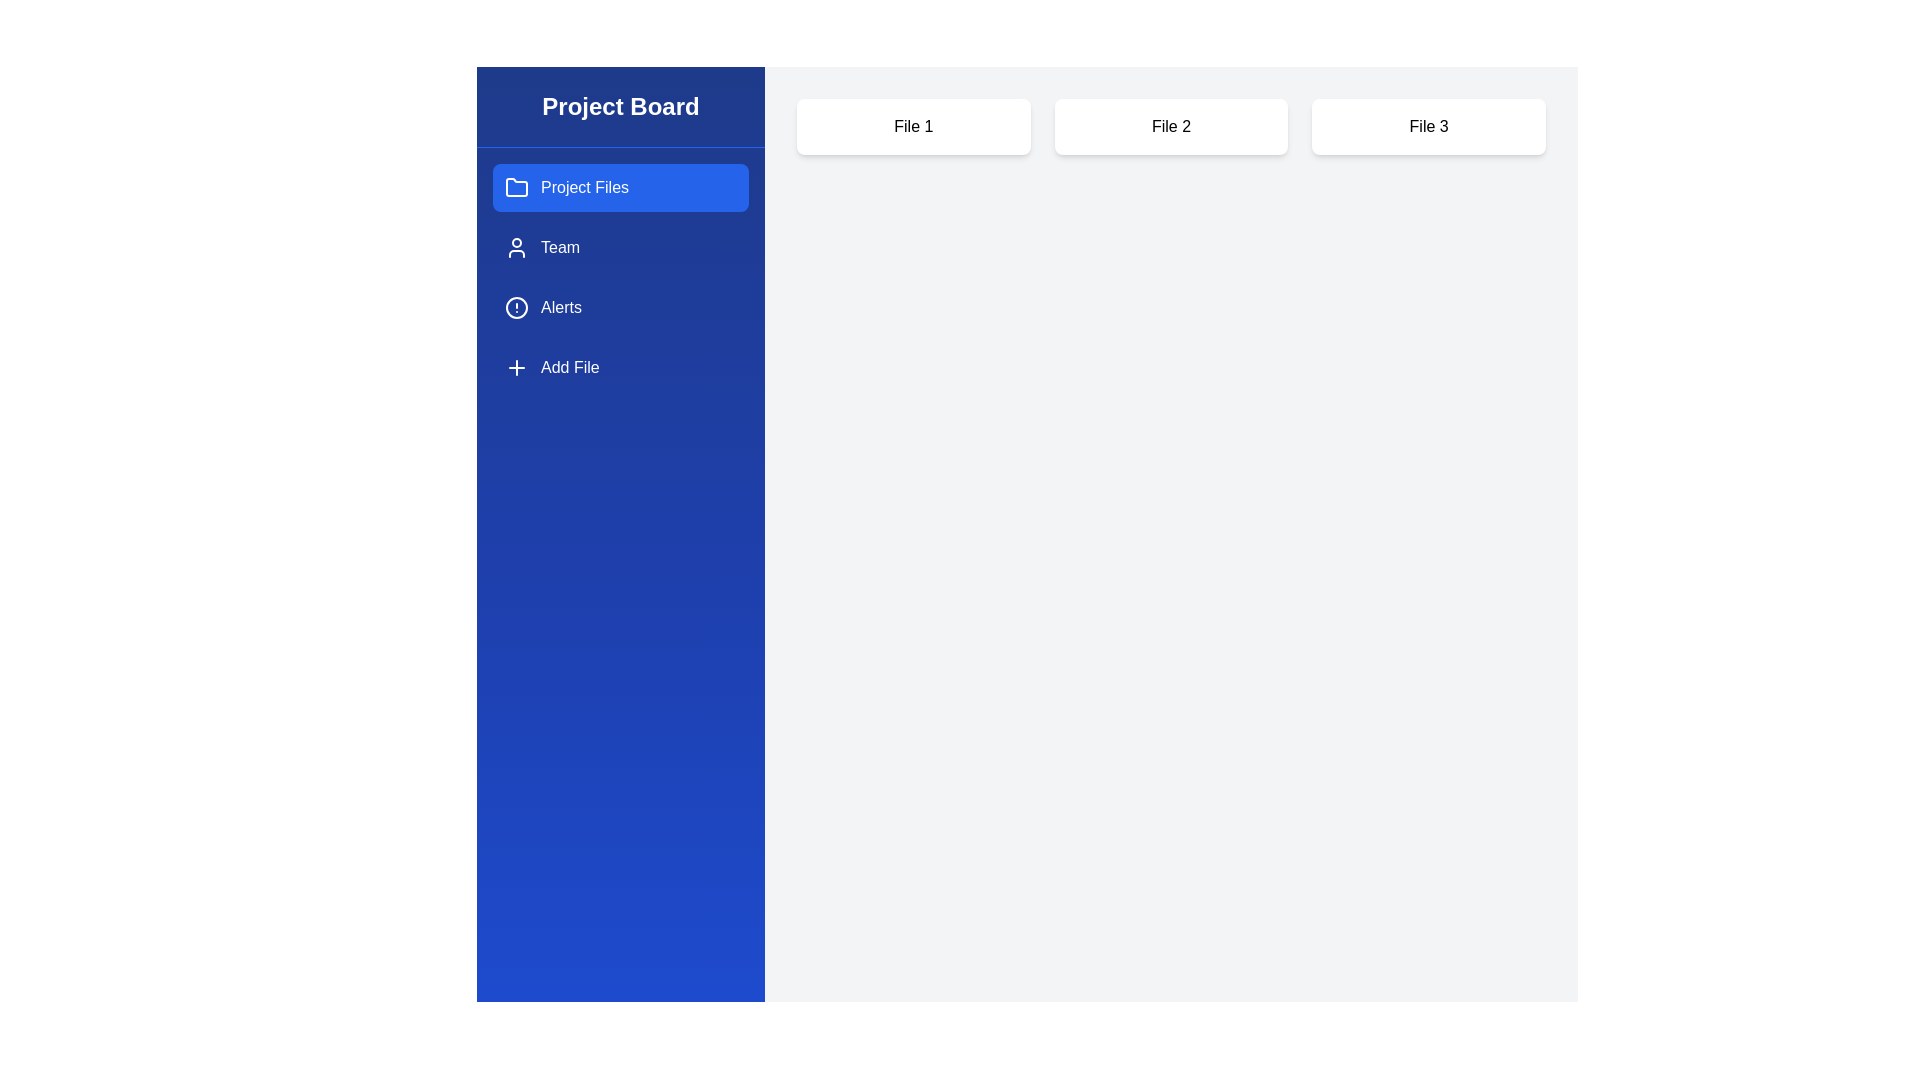  I want to click on the white bold text 'Alerts' located in the blue sidebar, so click(560, 308).